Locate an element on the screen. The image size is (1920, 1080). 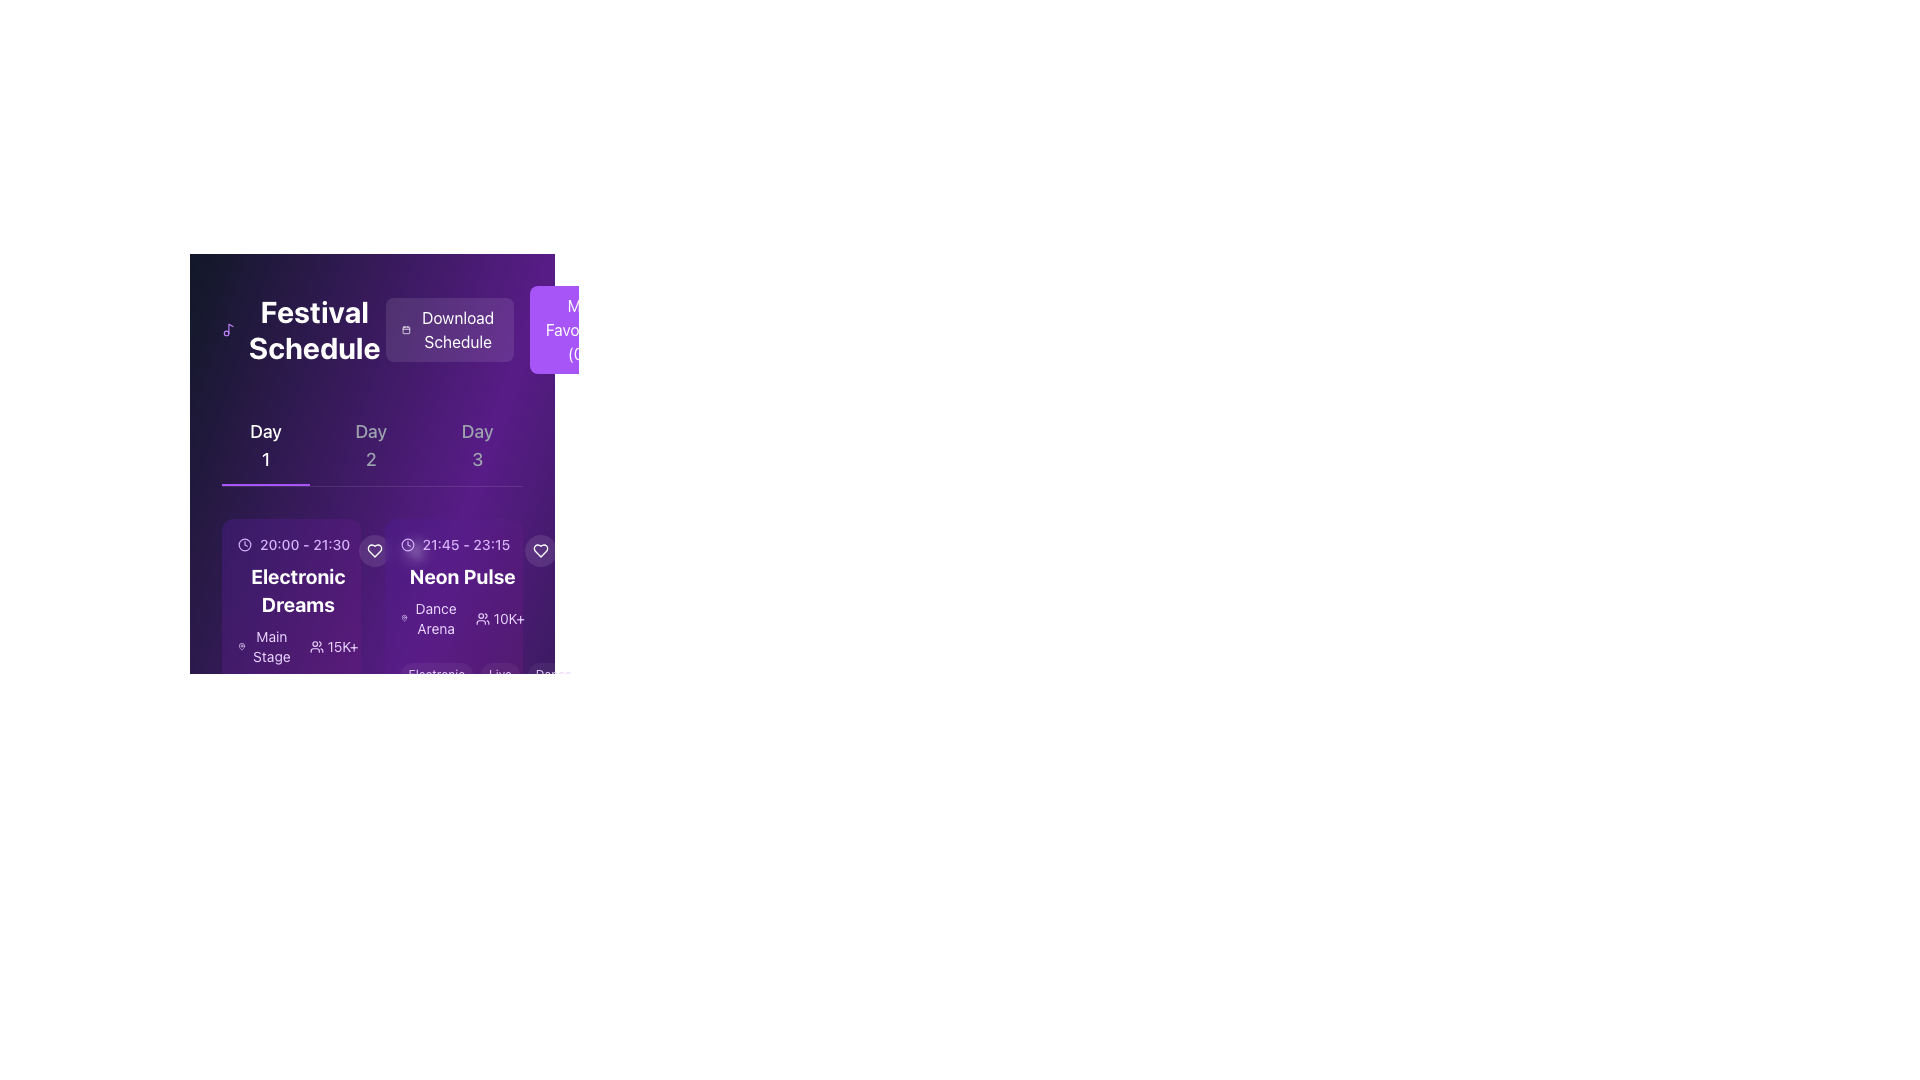
the graphical indicator icon associated with the 'Dance Arena' label in the second event card ('Neon Pulse') in the schedule view is located at coordinates (403, 617).